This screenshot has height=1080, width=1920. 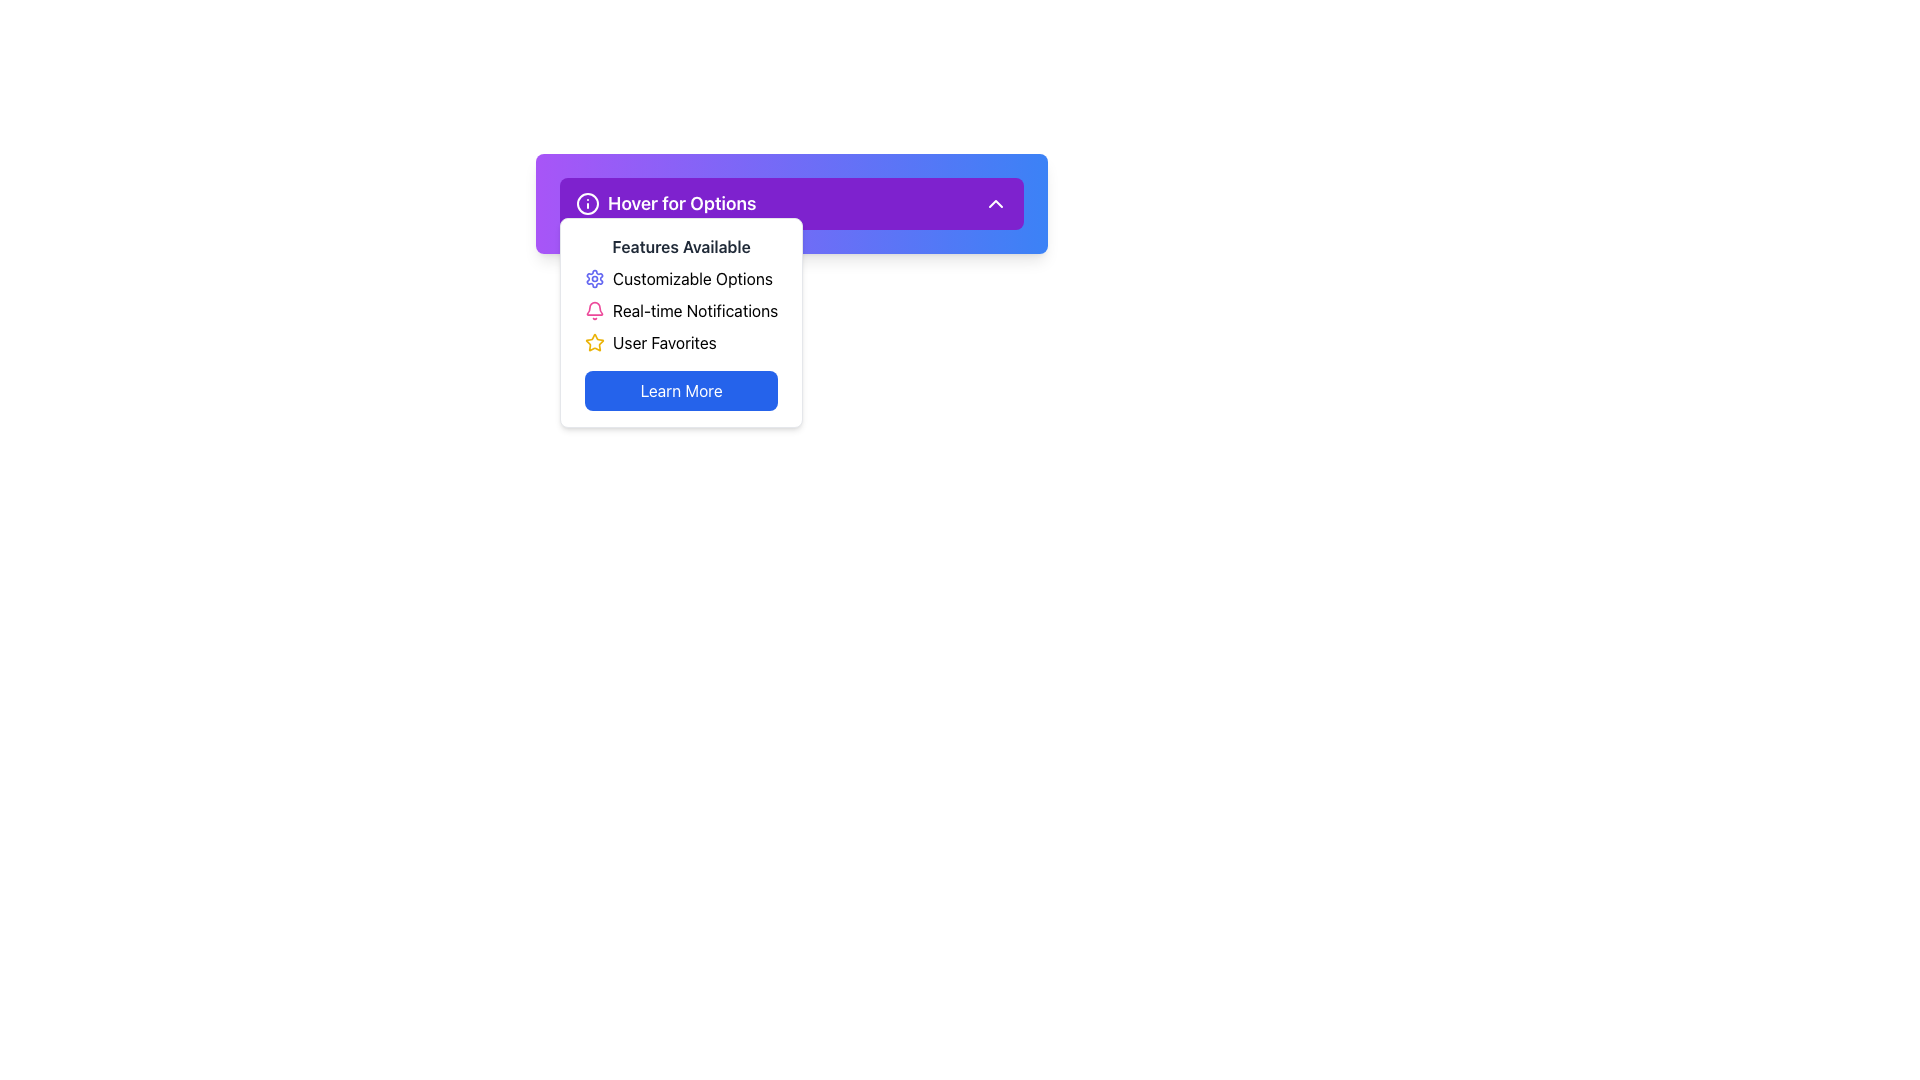 I want to click on the text label displaying 'Real-time Notifications', which is styled in black on a white background and positioned to the right of a pink bell icon, so click(x=695, y=311).